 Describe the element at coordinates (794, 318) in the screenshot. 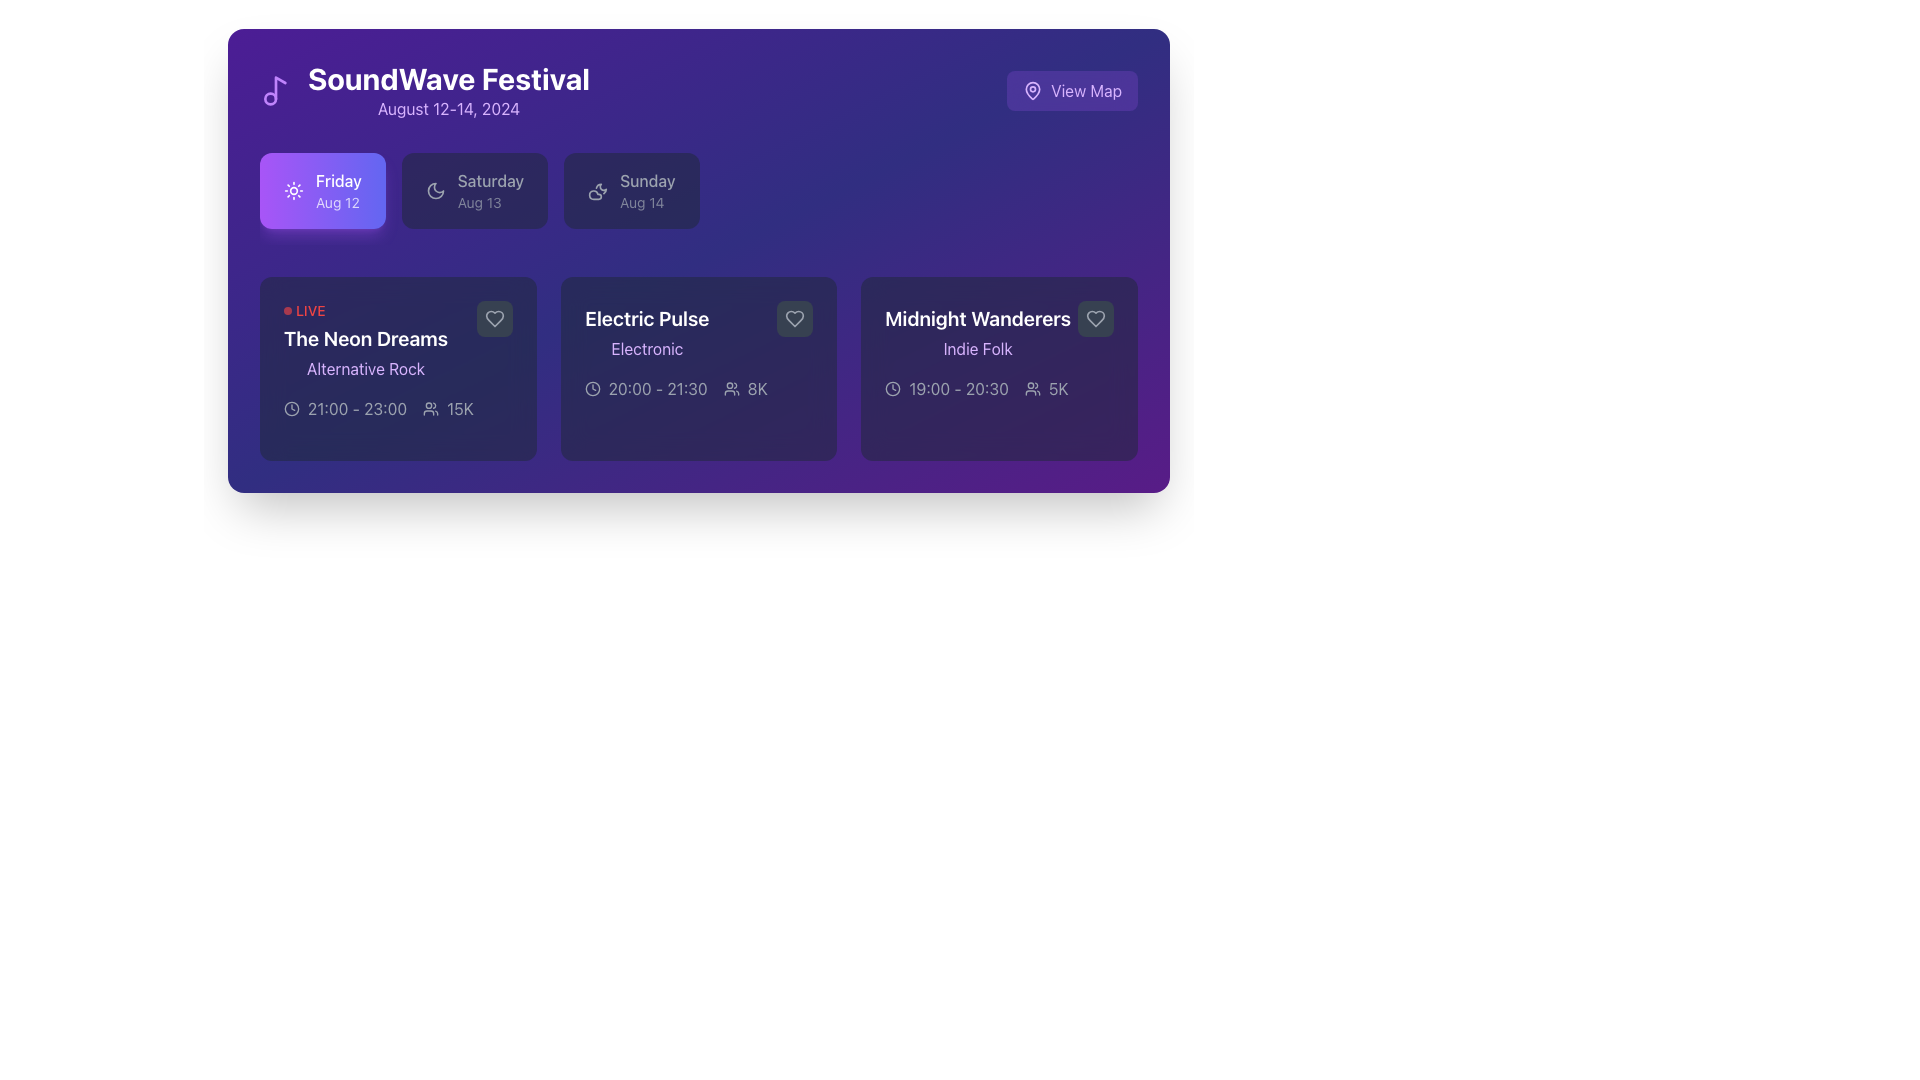

I see `the heart icon button located at the top-right corner of the 'Electric Pulse' card` at that location.